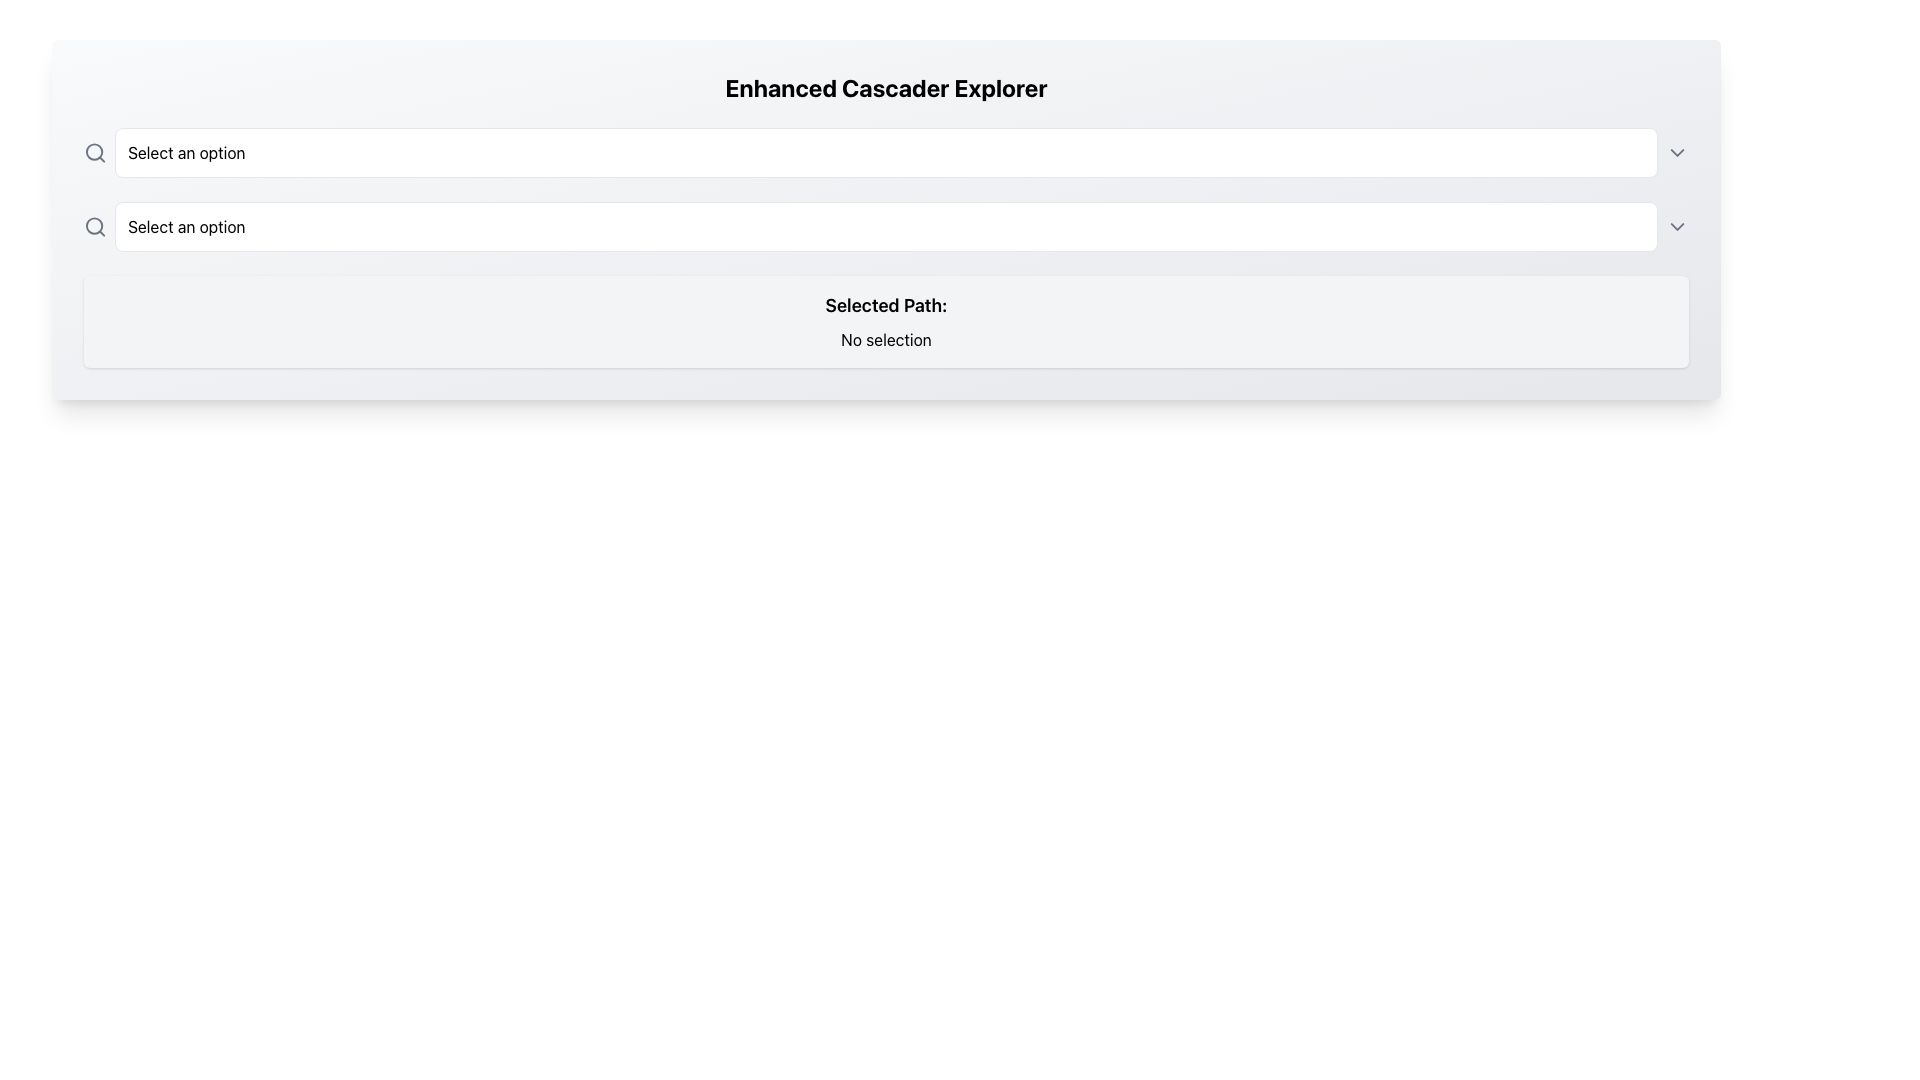 This screenshot has width=1920, height=1080. Describe the element at coordinates (94, 226) in the screenshot. I see `the Search Icon located in the second row of the 'Select an option' component group, positioned on the left side near the text field to initiate a search` at that location.